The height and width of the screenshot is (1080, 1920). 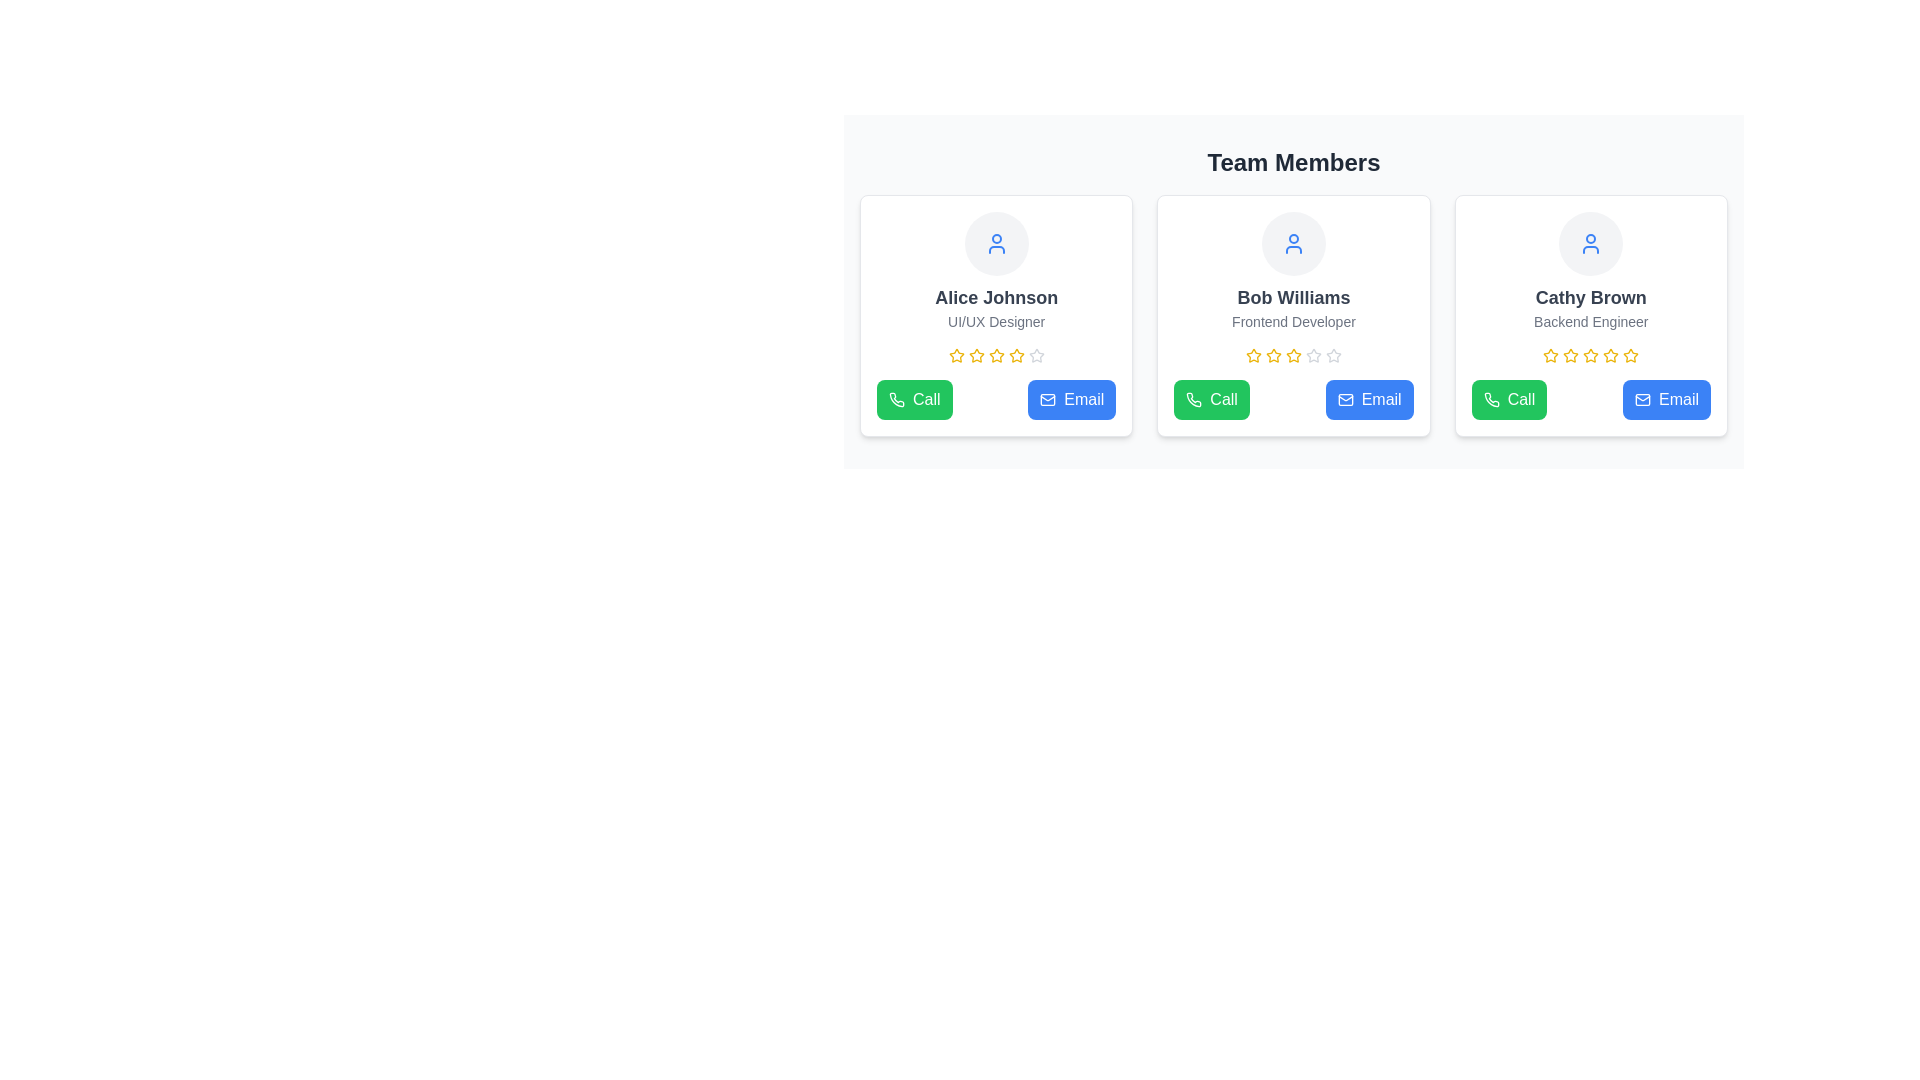 What do you see at coordinates (1047, 400) in the screenshot?
I see `the envelope icon located to the left of the 'Email' text on the blue 'Email' button for Alice Johnson` at bounding box center [1047, 400].